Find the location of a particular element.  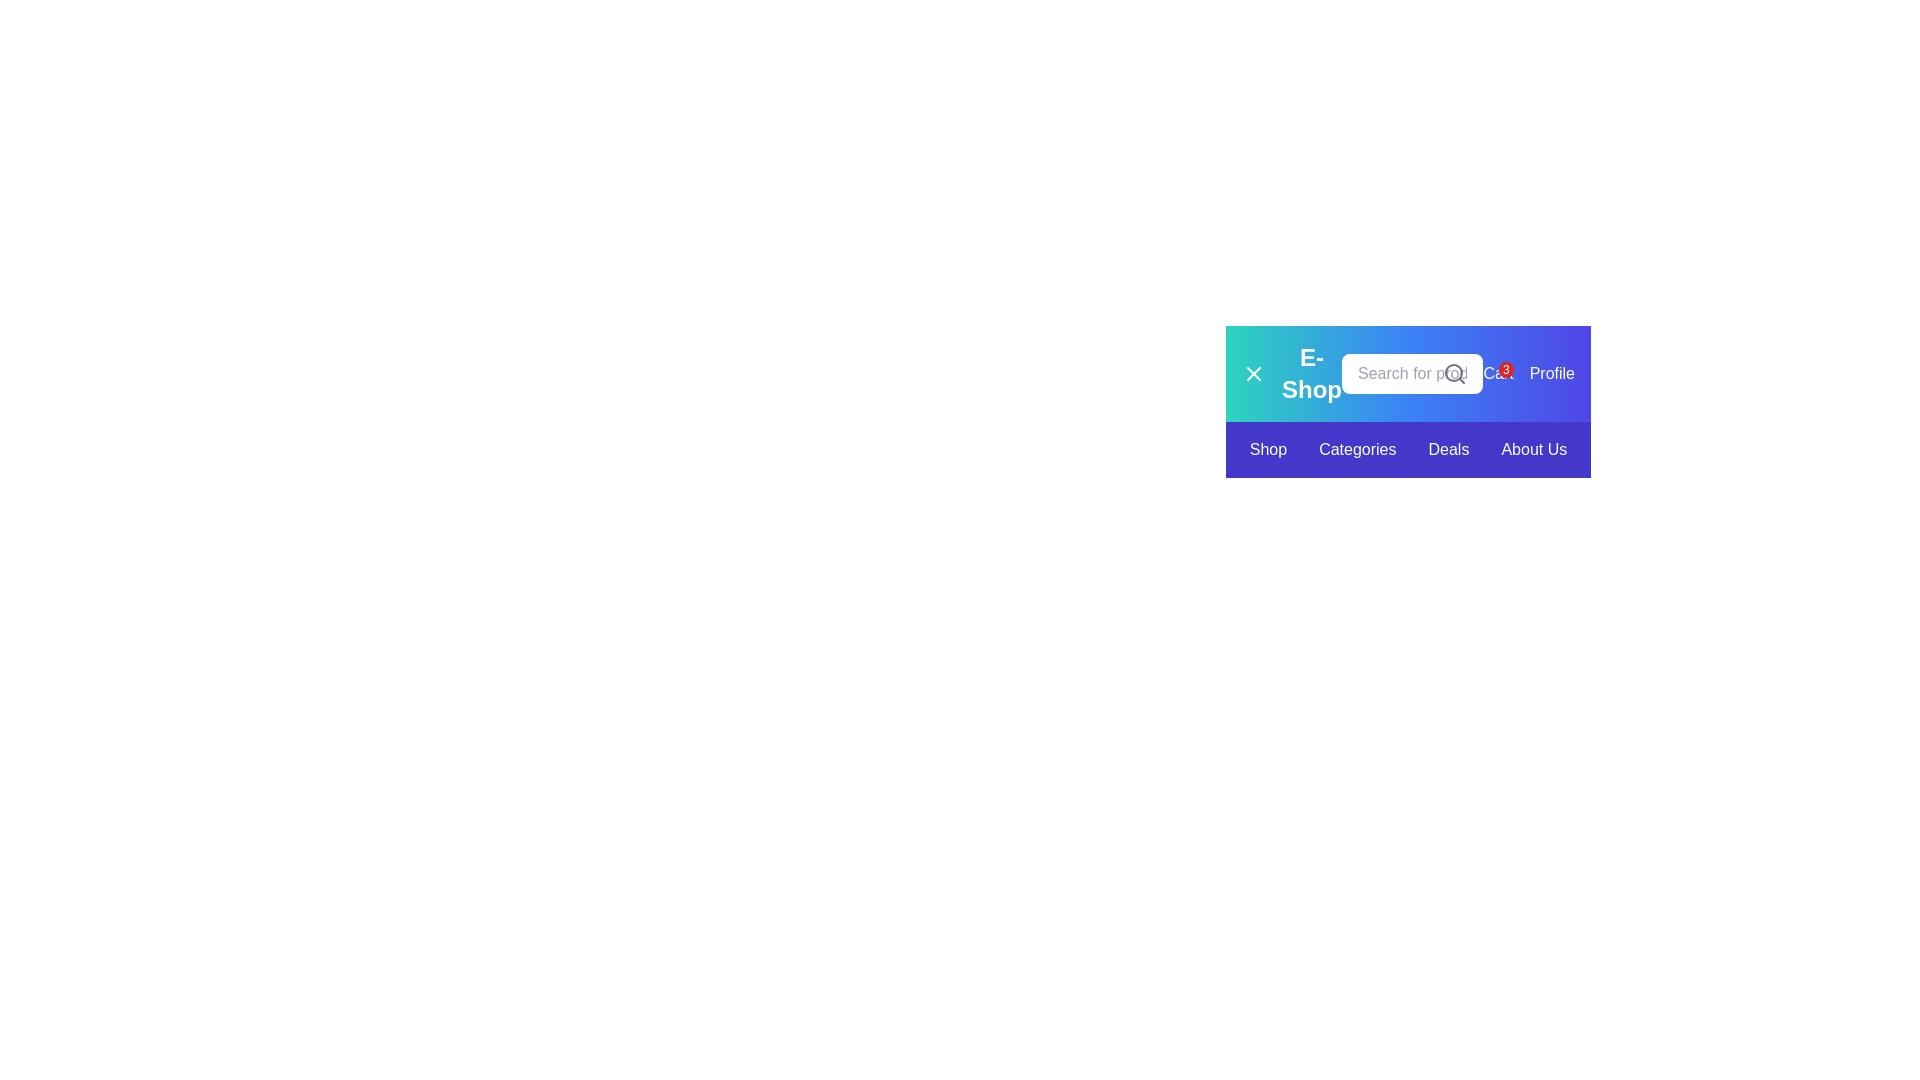

the hyperlink in the navigation bar that directs users to the shop section of the website is located at coordinates (1266, 447).